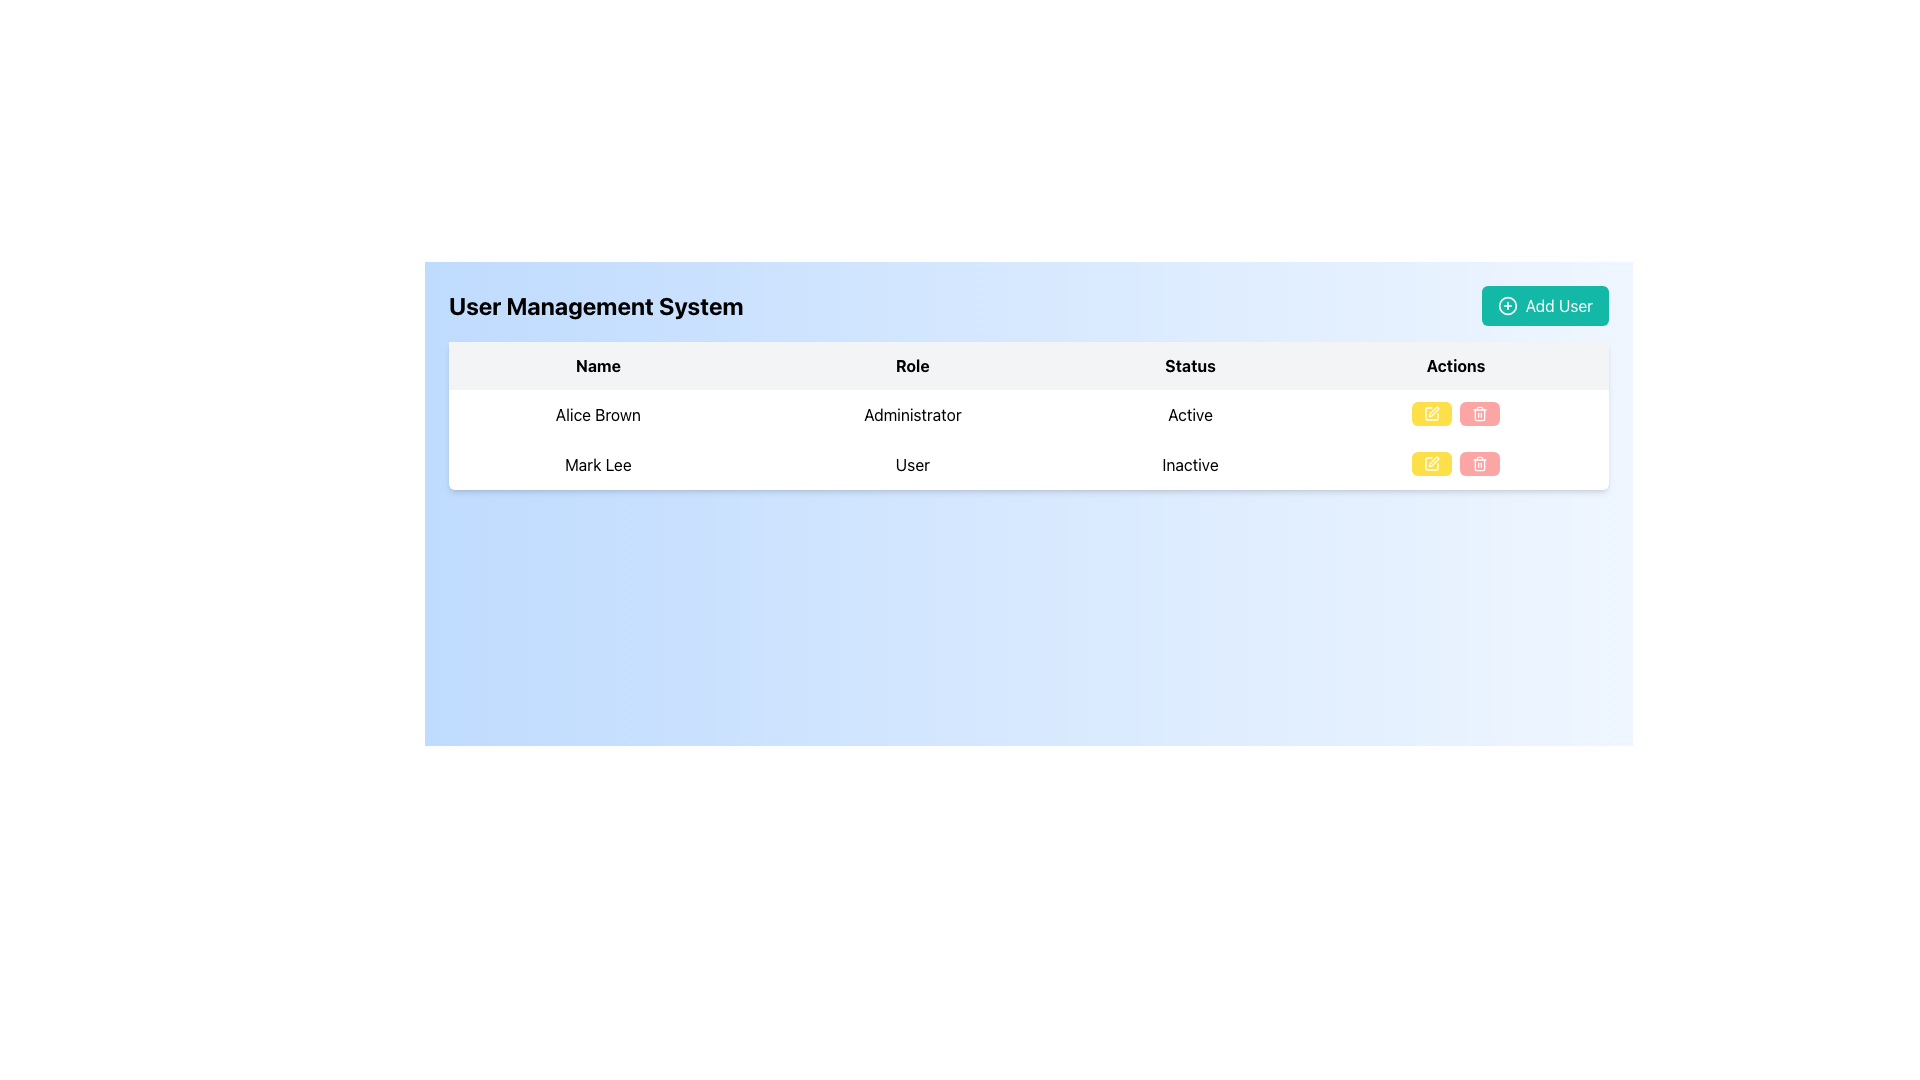 The width and height of the screenshot is (1920, 1080). What do you see at coordinates (1190, 414) in the screenshot?
I see `the 'Active' status label for user 'Alice Brown' located in the third cell of the Status column in the table` at bounding box center [1190, 414].